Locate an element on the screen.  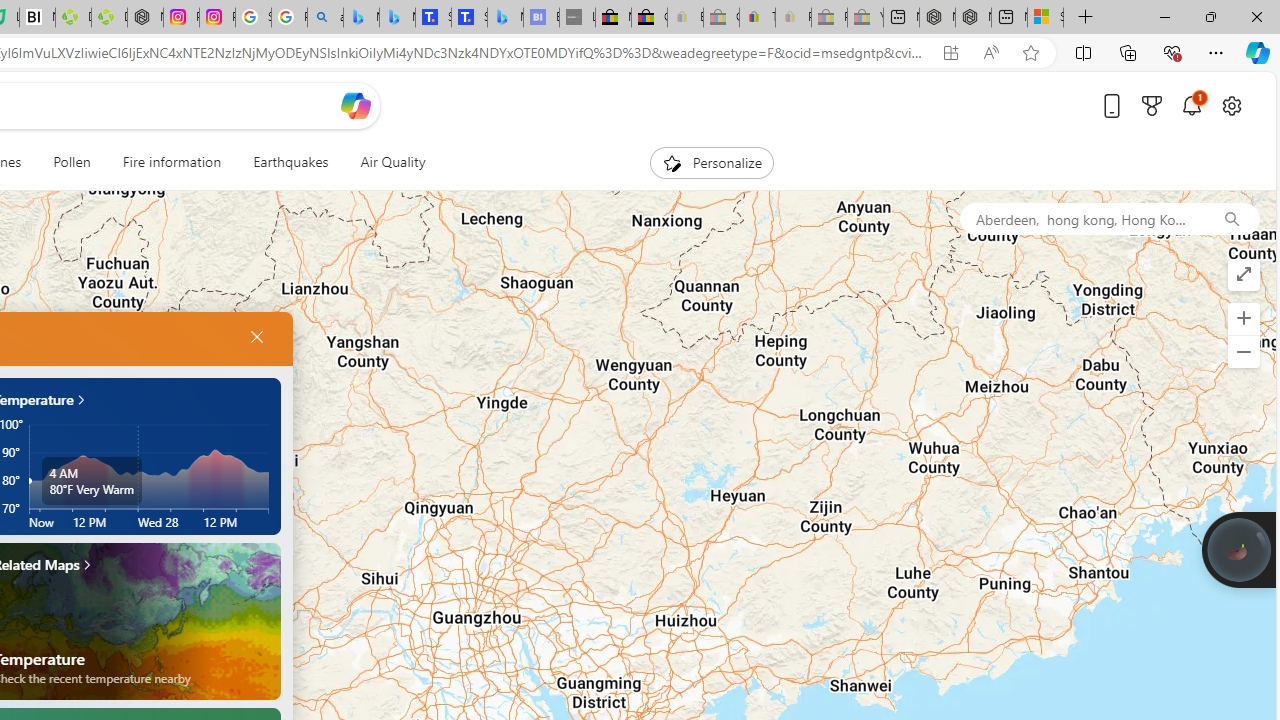
'Shangri-La Bangkok, Hotel reviews and Room rates' is located at coordinates (468, 17).